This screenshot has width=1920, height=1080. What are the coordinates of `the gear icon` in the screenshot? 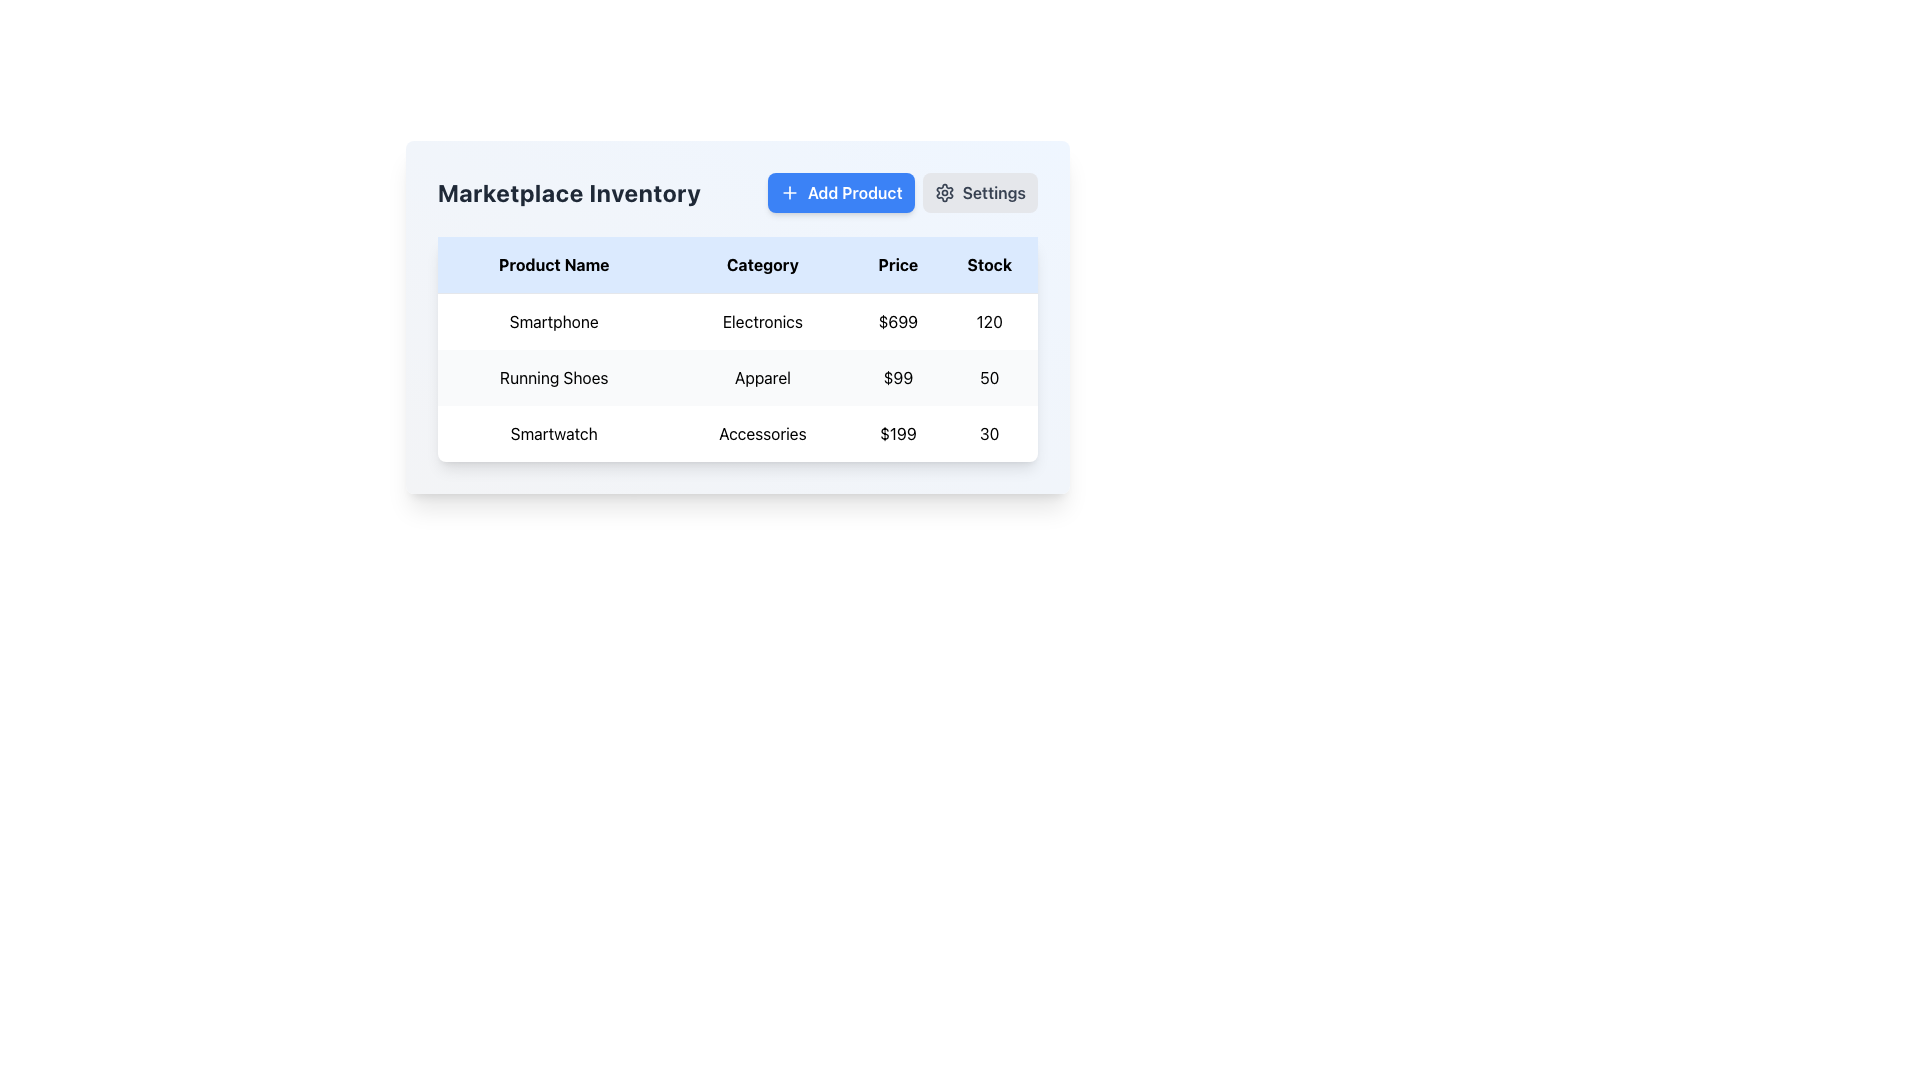 It's located at (943, 192).